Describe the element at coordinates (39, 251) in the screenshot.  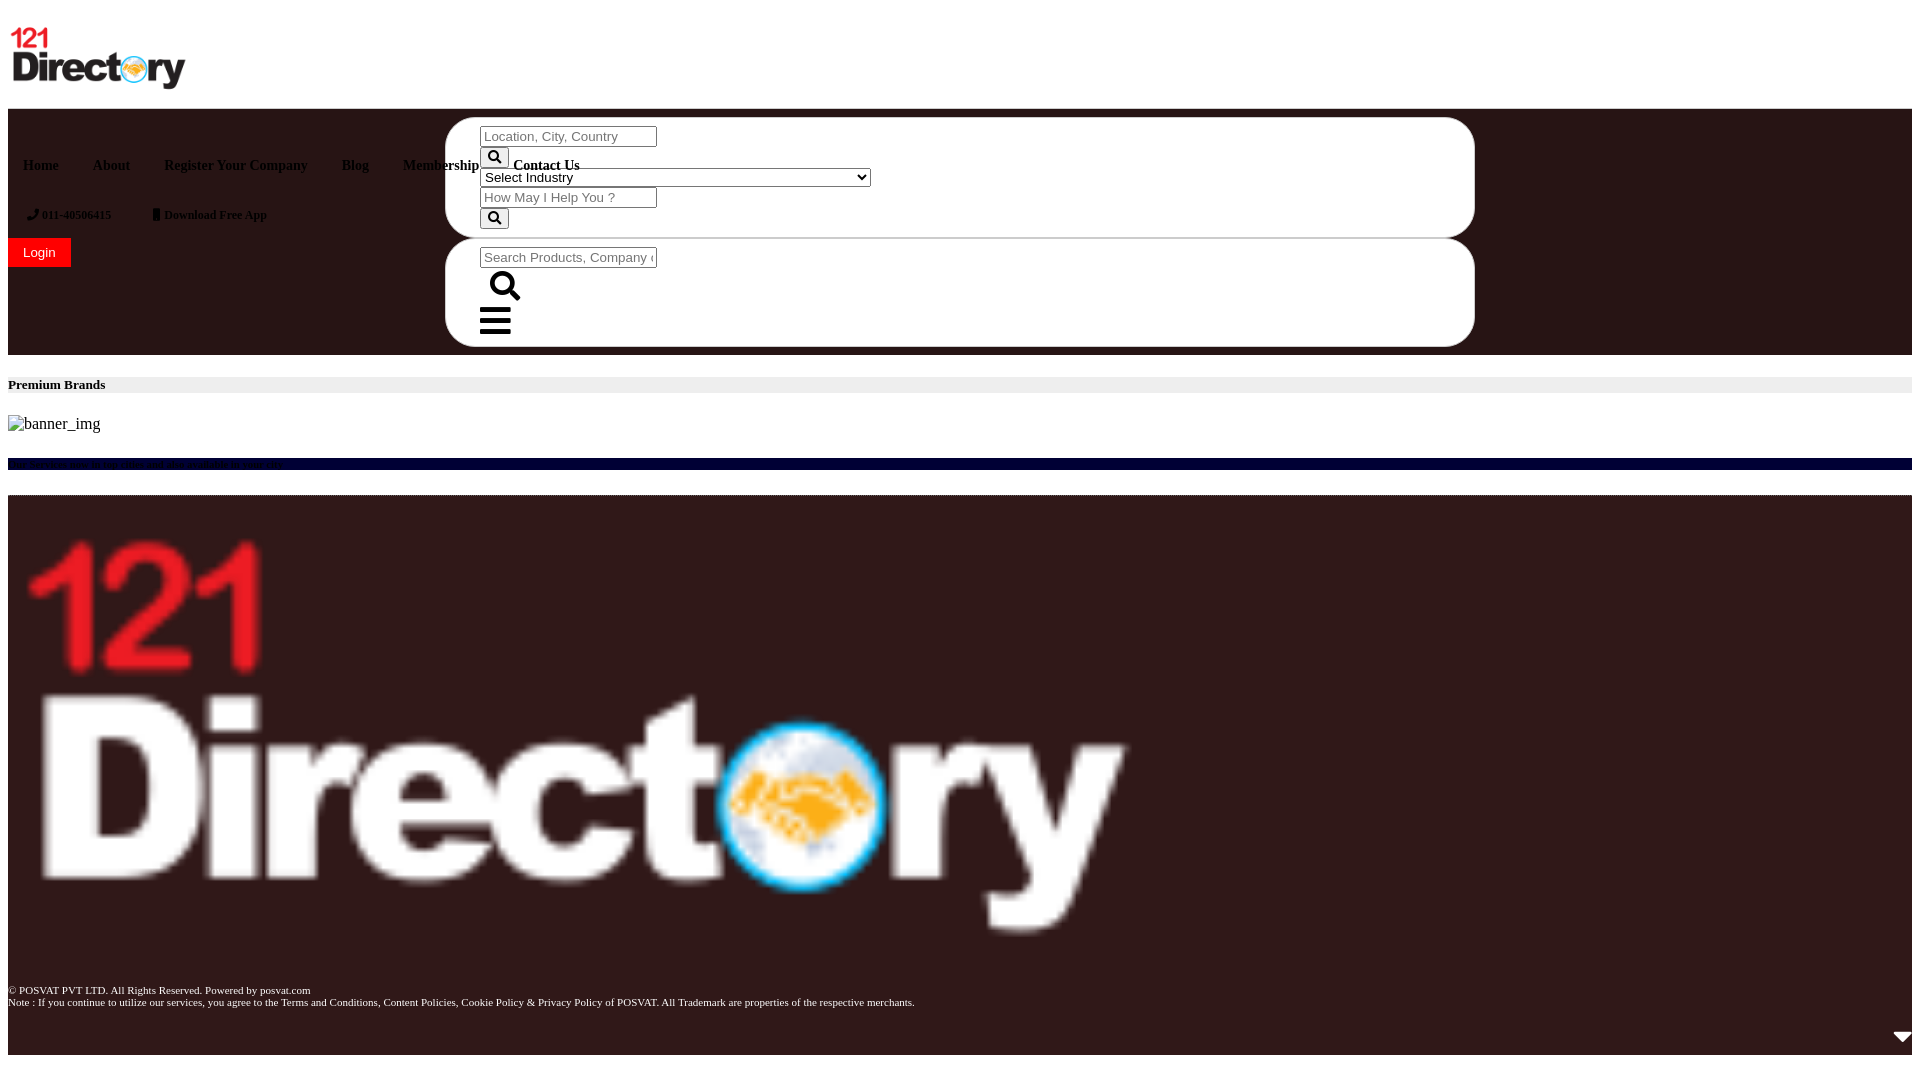
I see `'Login'` at that location.